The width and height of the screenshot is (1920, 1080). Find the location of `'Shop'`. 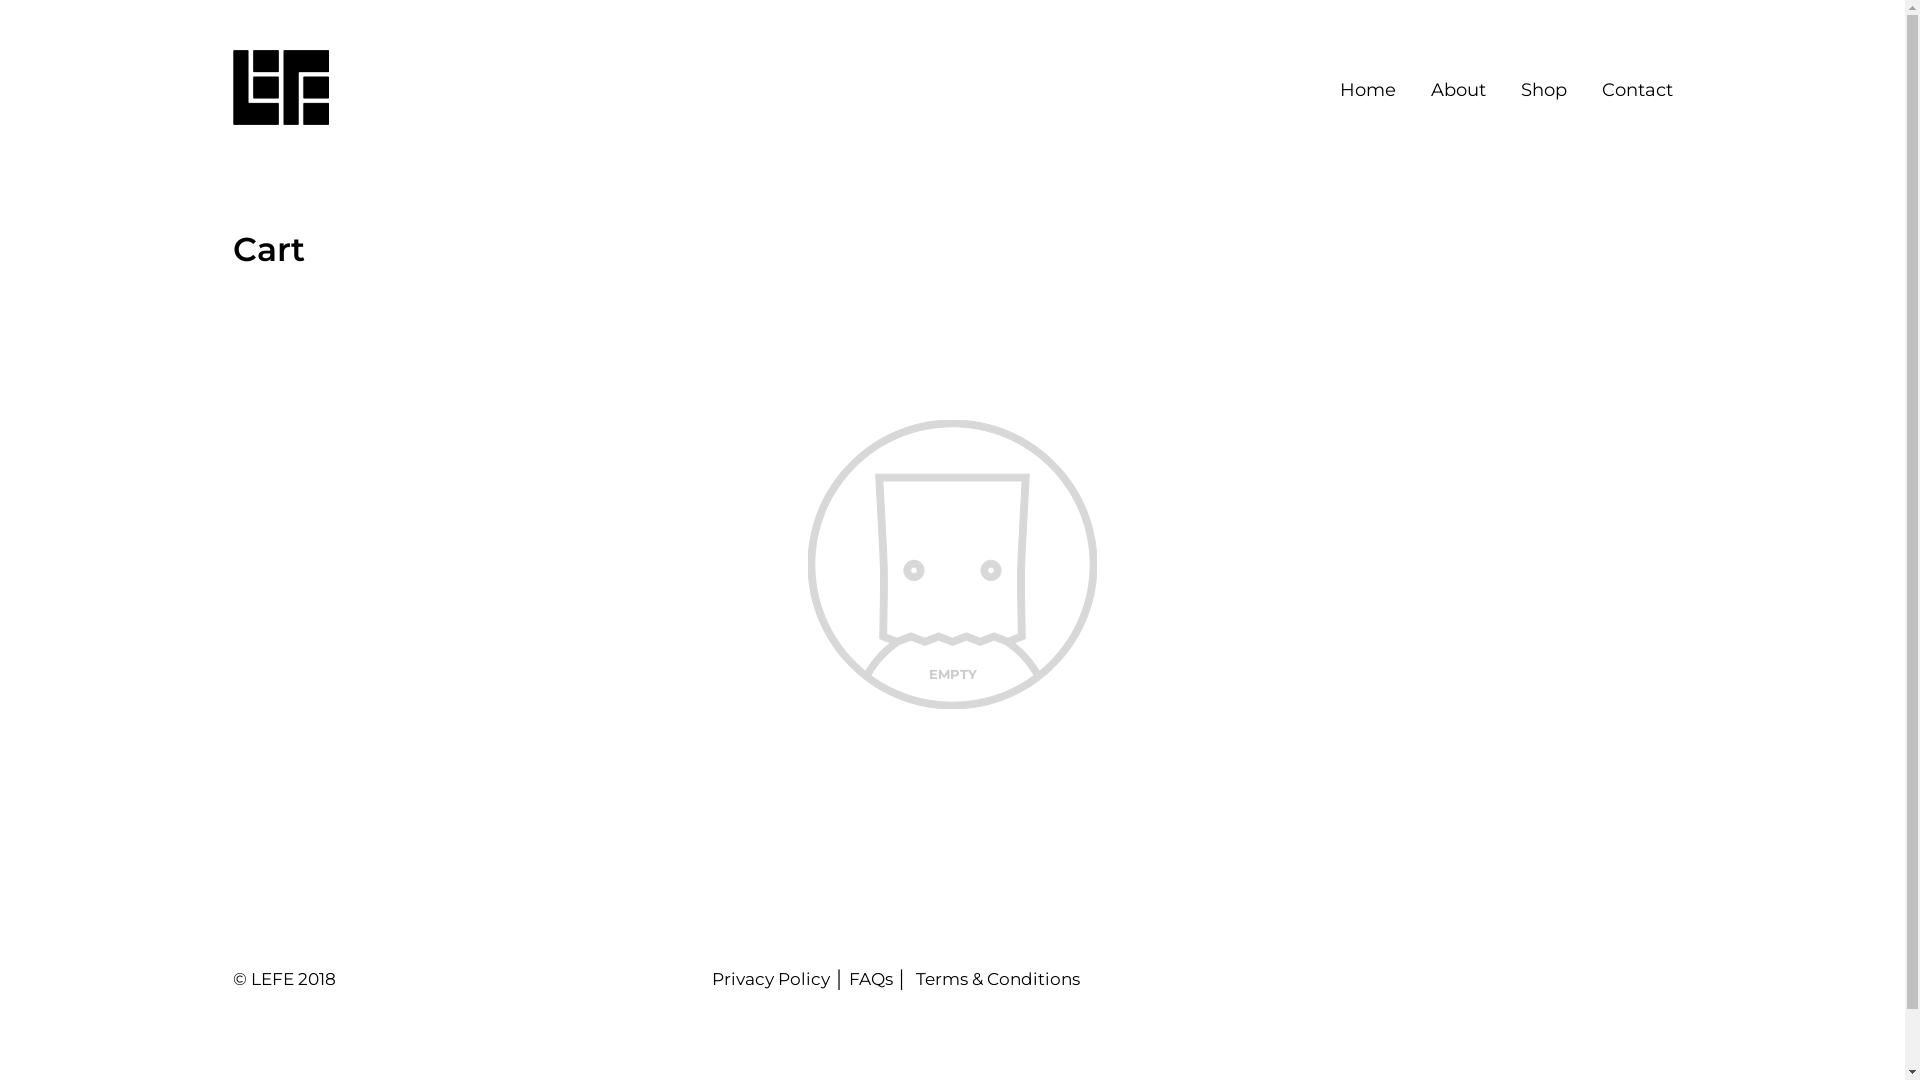

'Shop' is located at coordinates (1520, 88).